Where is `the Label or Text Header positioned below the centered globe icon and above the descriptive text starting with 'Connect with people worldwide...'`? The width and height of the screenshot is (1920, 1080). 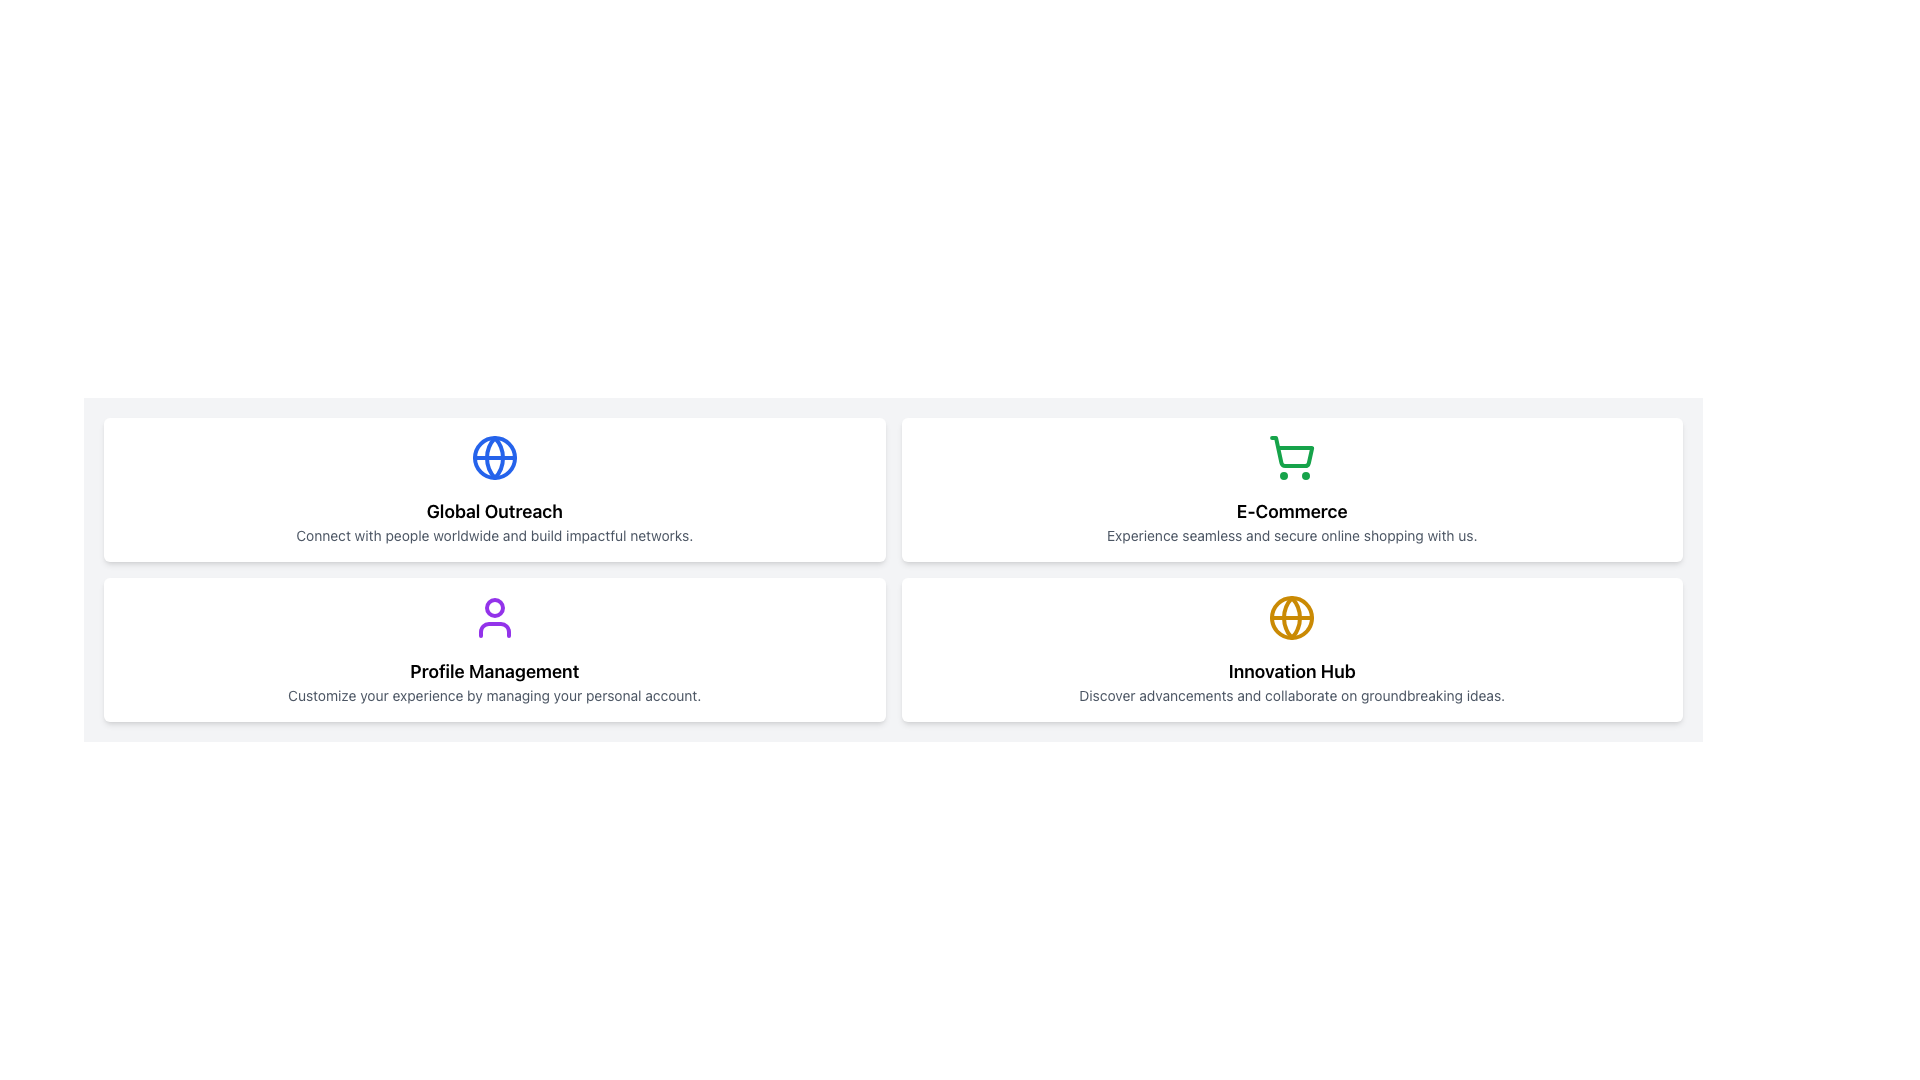 the Label or Text Header positioned below the centered globe icon and above the descriptive text starting with 'Connect with people worldwide...' is located at coordinates (494, 511).